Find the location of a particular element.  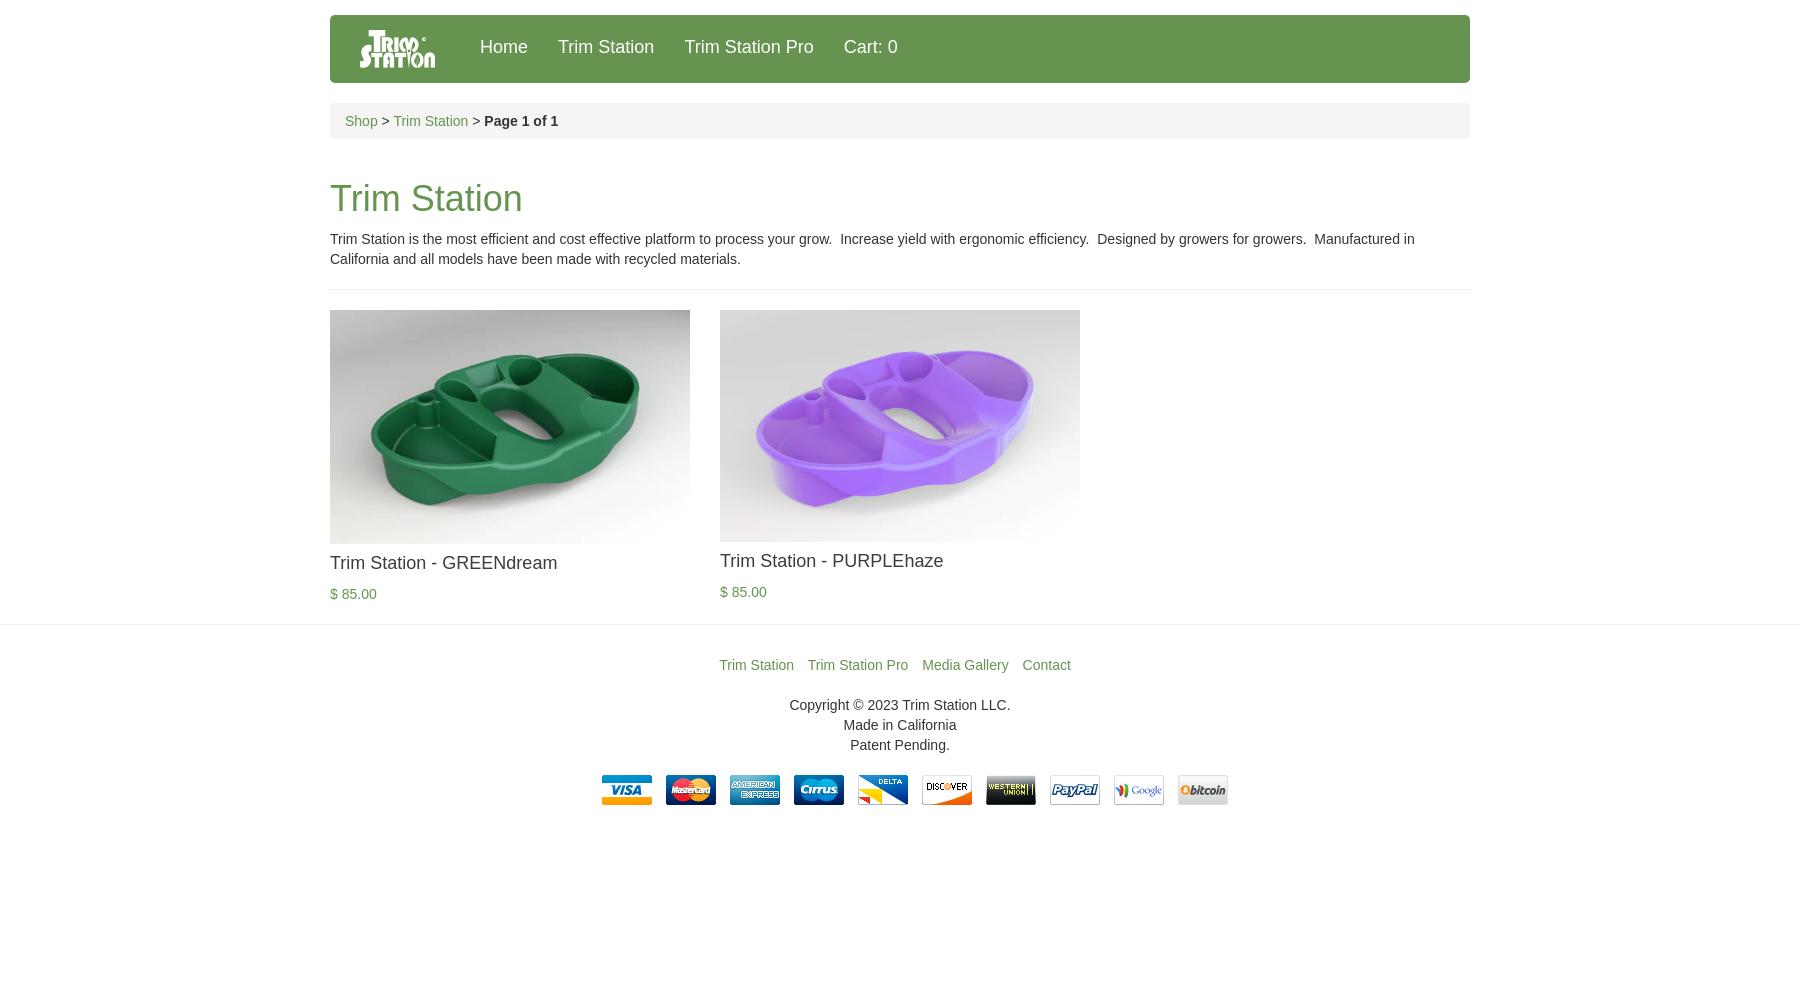

'Made in California' is located at coordinates (899, 724).